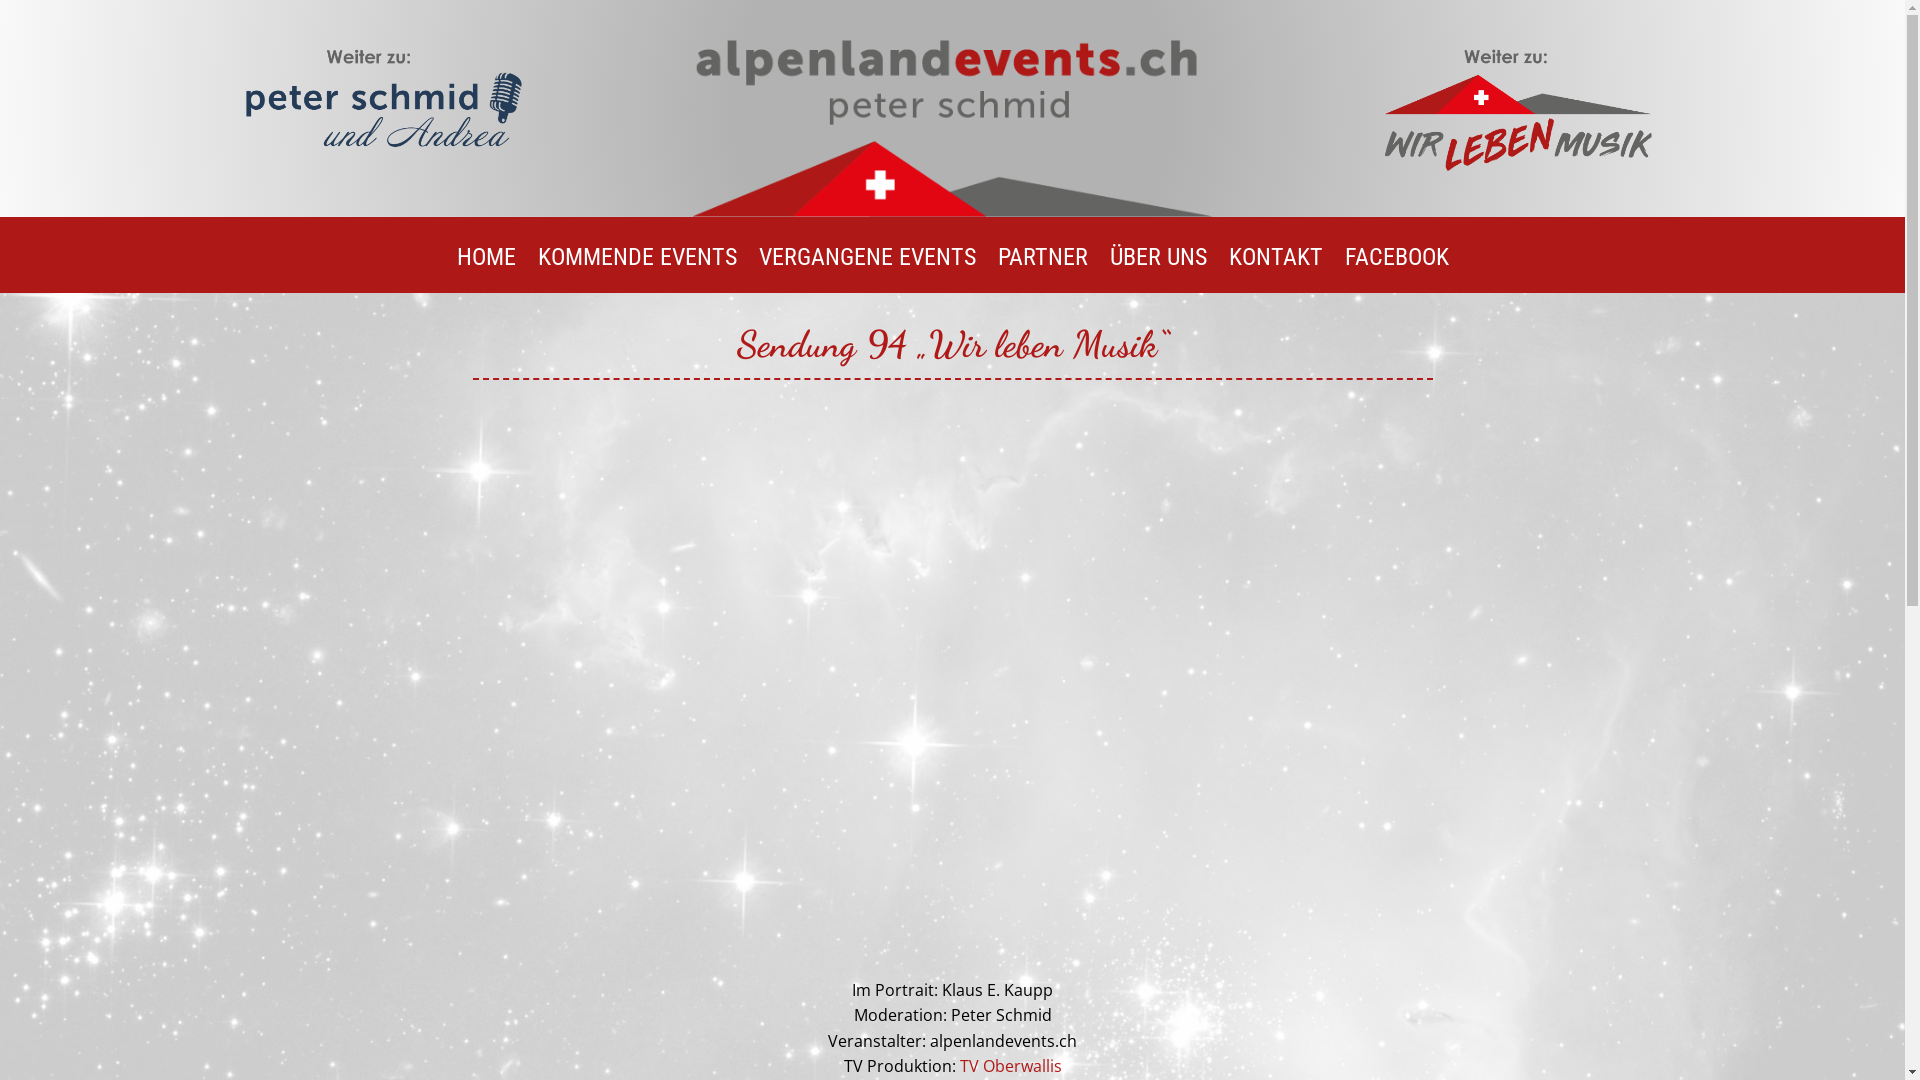  I want to click on 'FACEBOOK', so click(1395, 271).